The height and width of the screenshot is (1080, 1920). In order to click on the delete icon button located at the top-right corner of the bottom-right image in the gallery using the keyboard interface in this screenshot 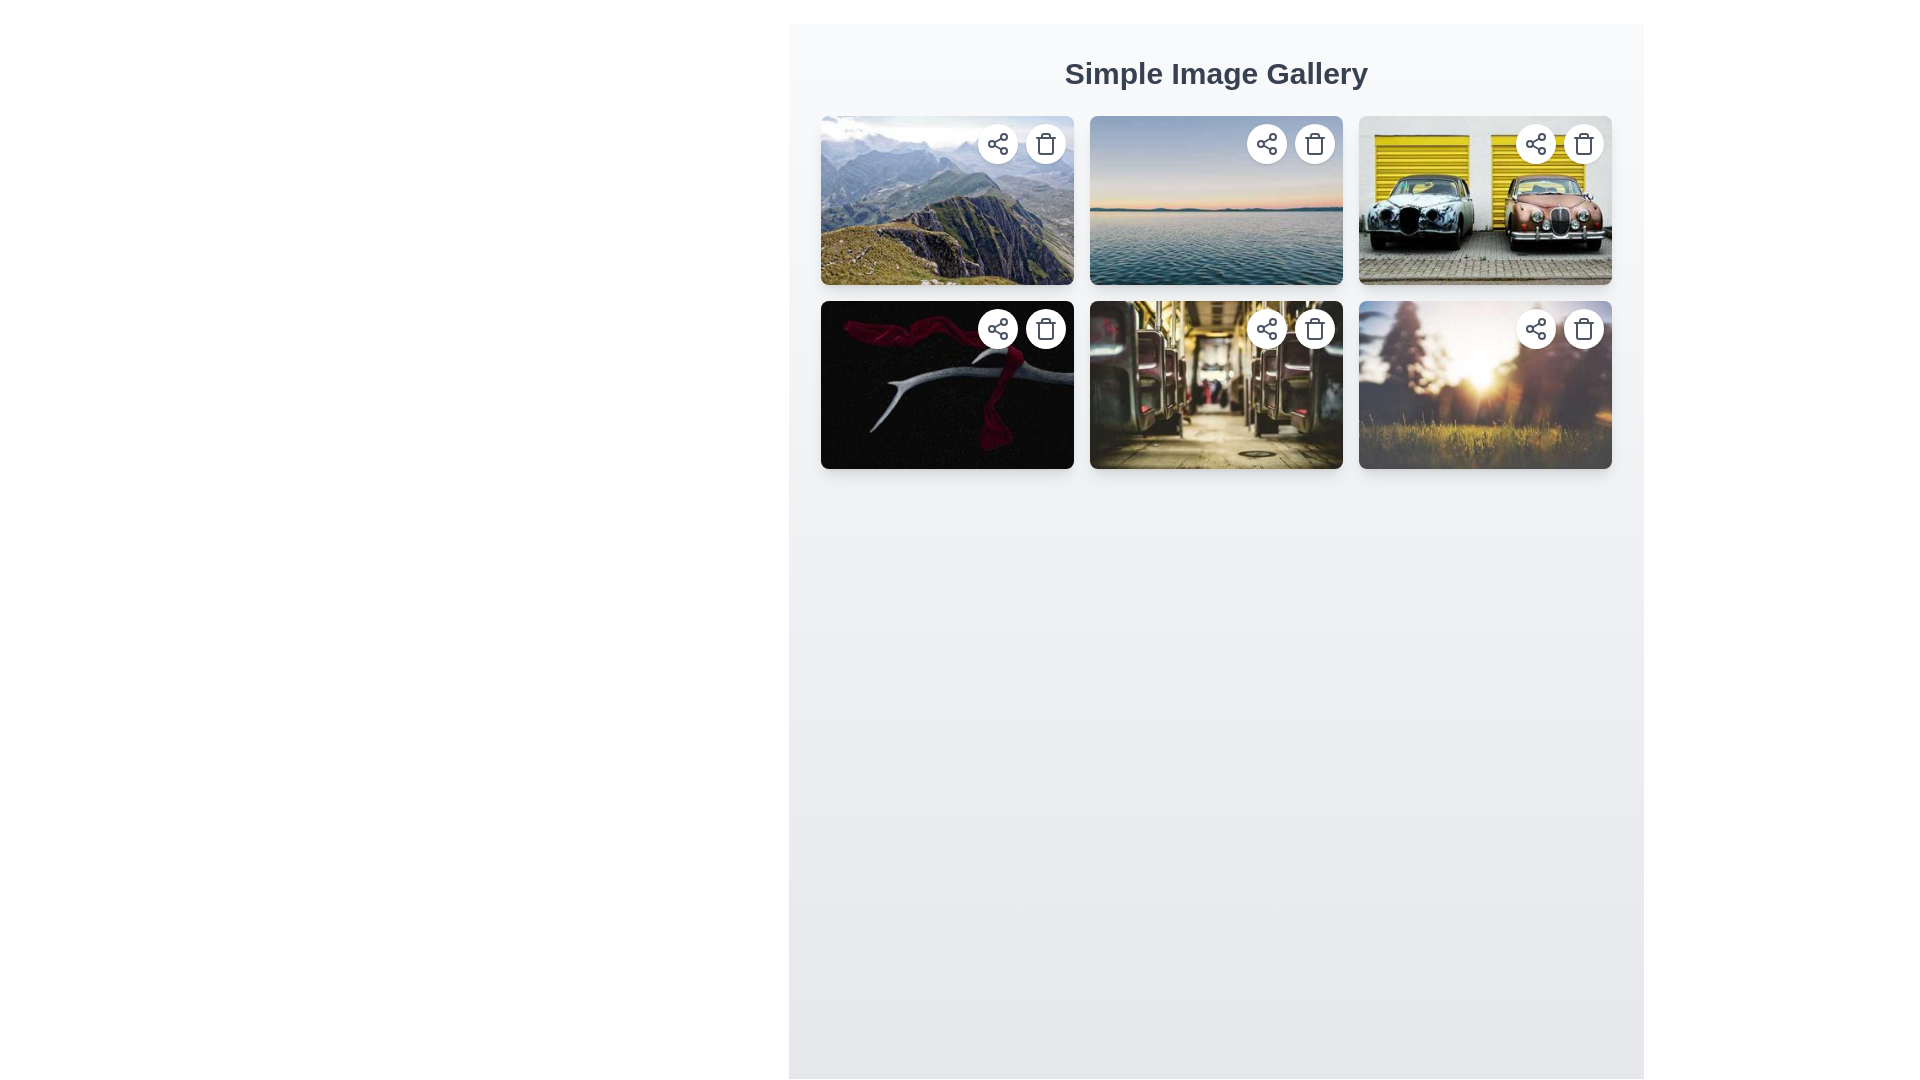, I will do `click(1583, 326)`.